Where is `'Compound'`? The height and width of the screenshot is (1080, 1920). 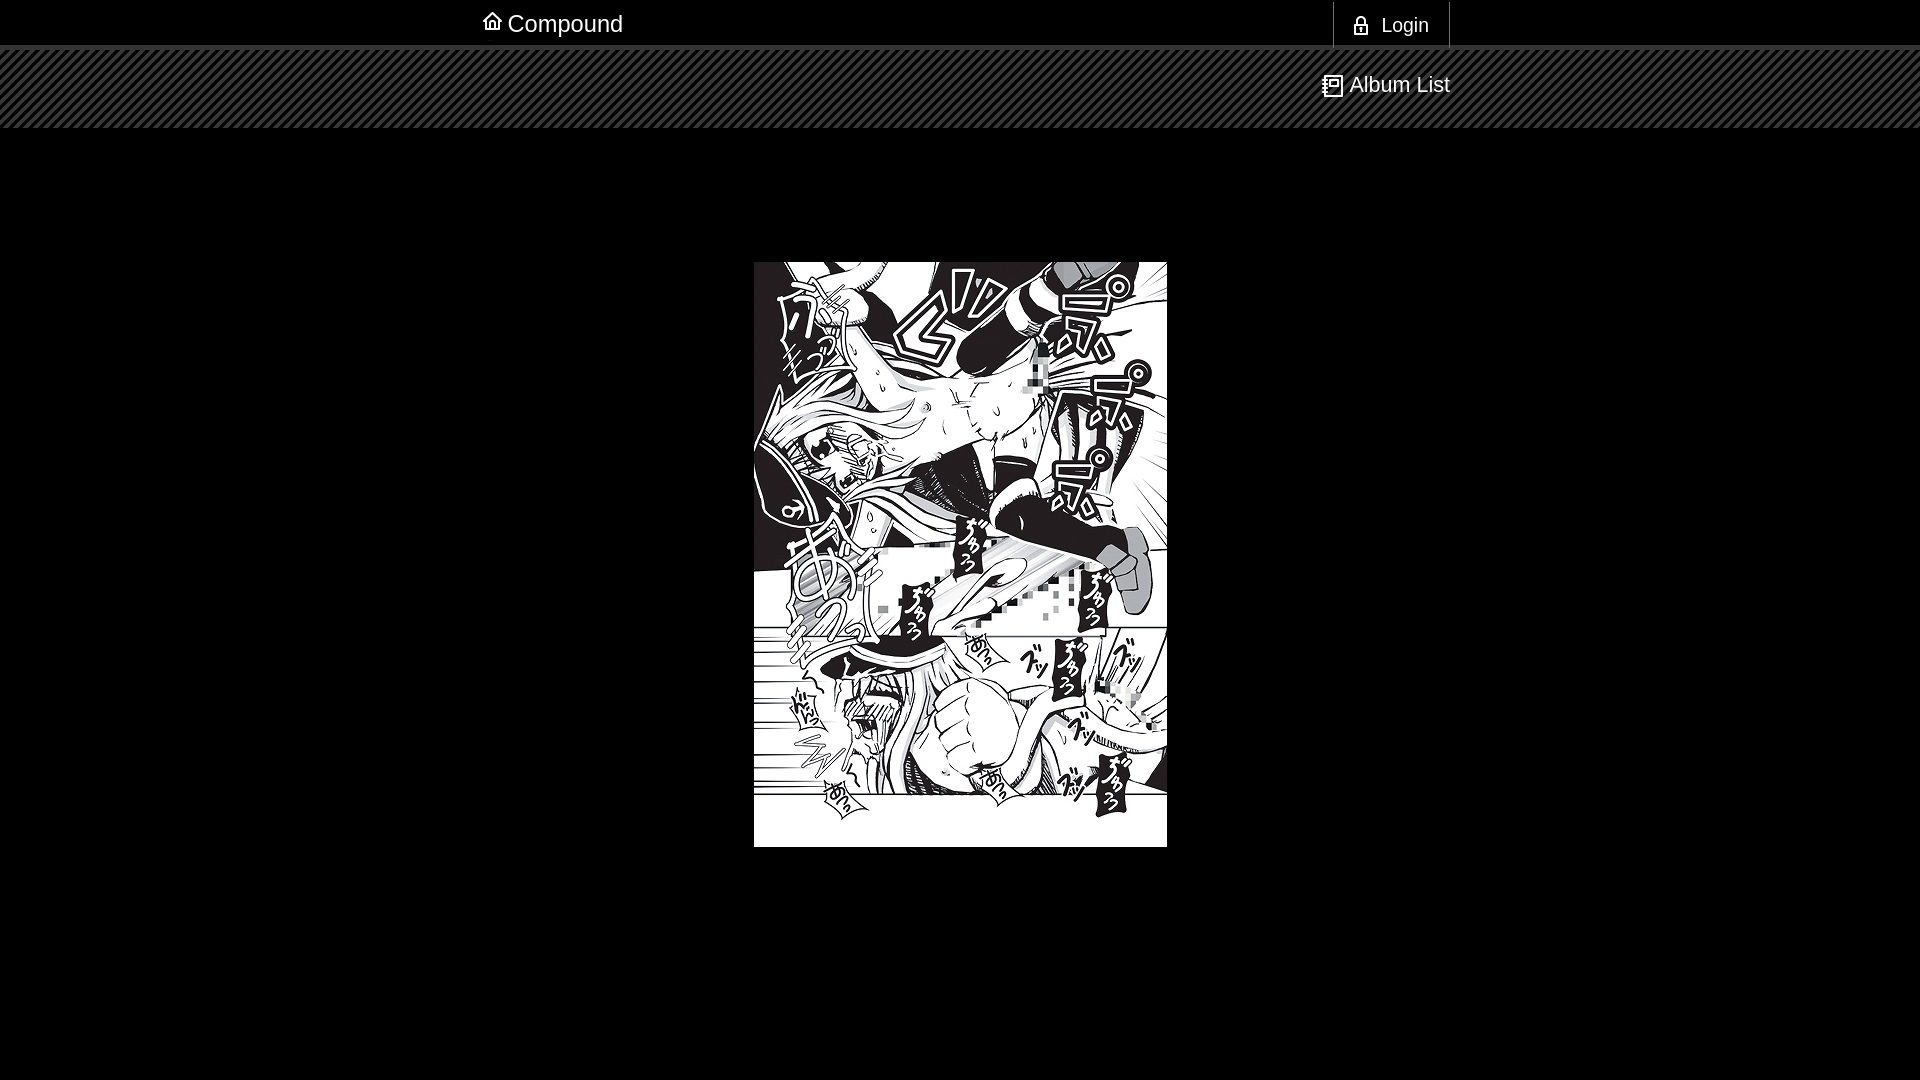 'Compound' is located at coordinates (565, 23).